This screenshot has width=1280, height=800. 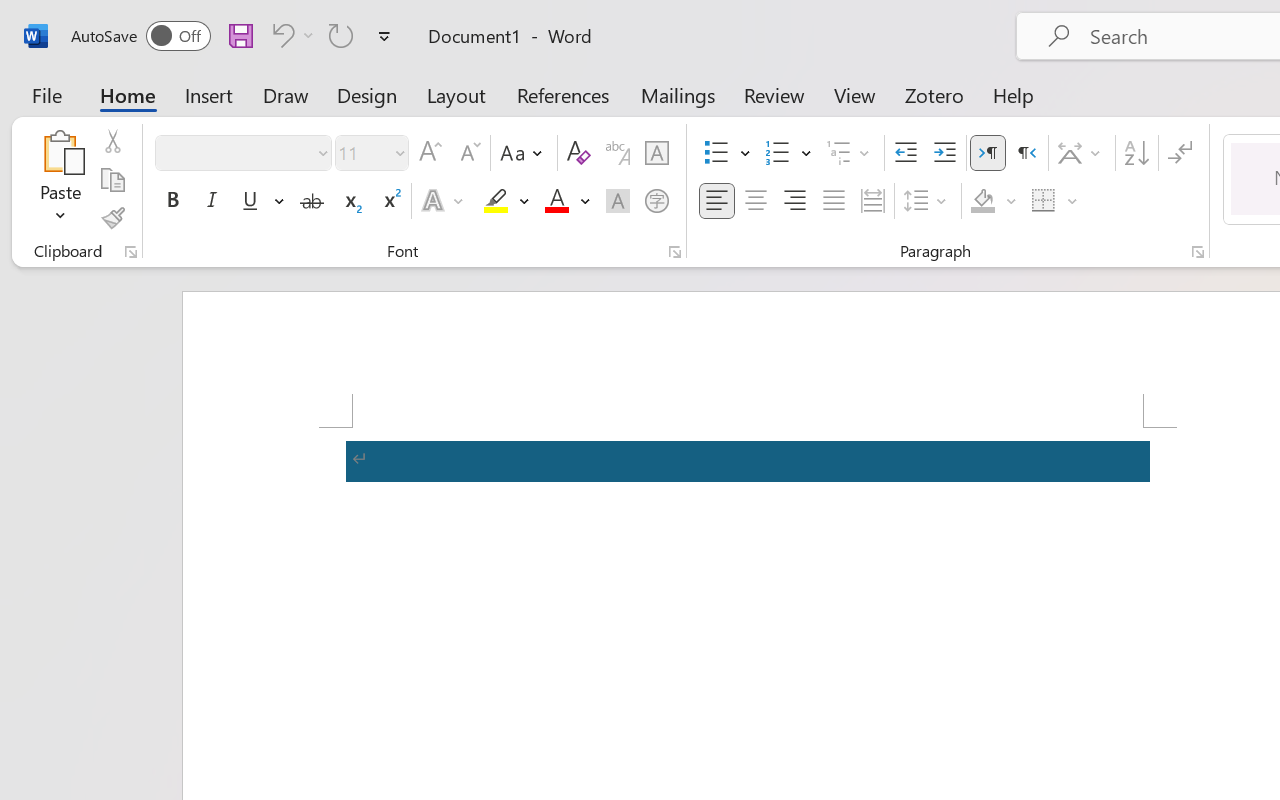 I want to click on 'Right-to-Left', so click(x=1026, y=153).